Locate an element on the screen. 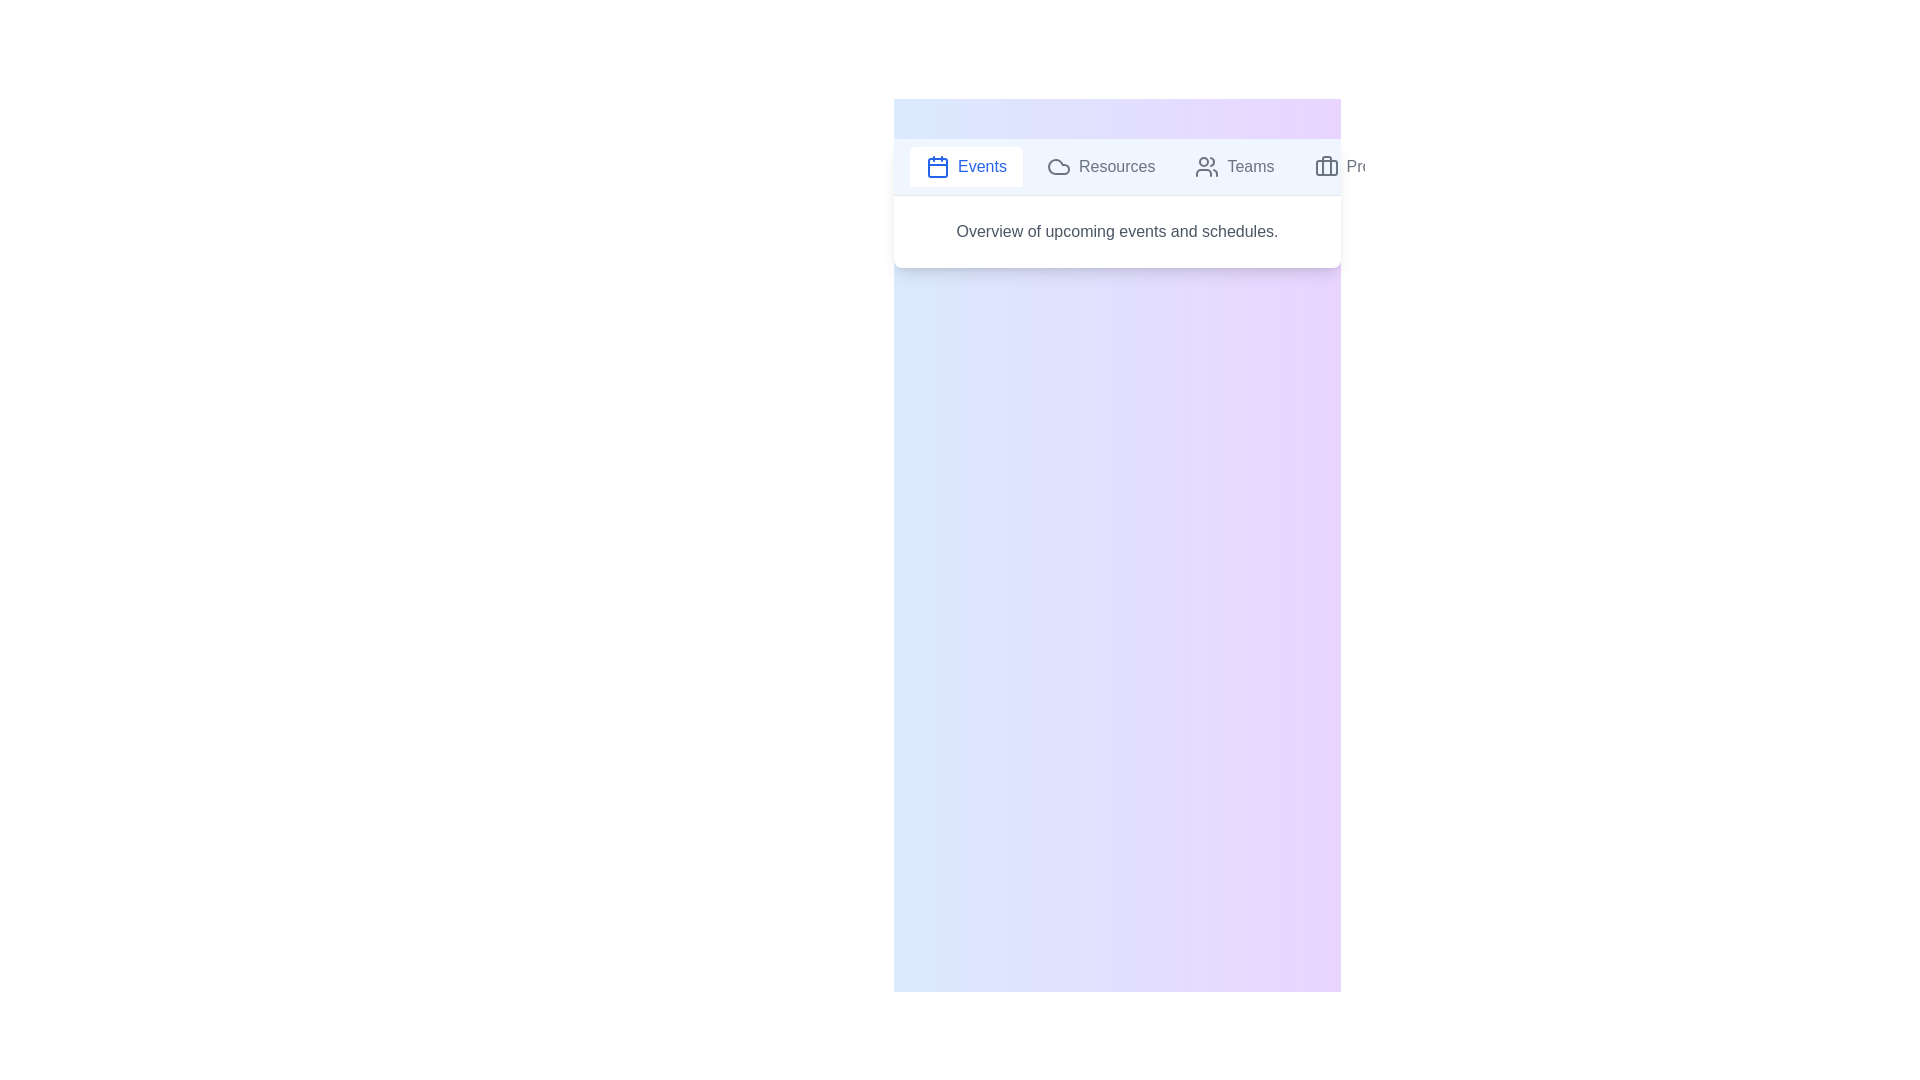  the tab labeled Events to view its content is located at coordinates (965, 165).